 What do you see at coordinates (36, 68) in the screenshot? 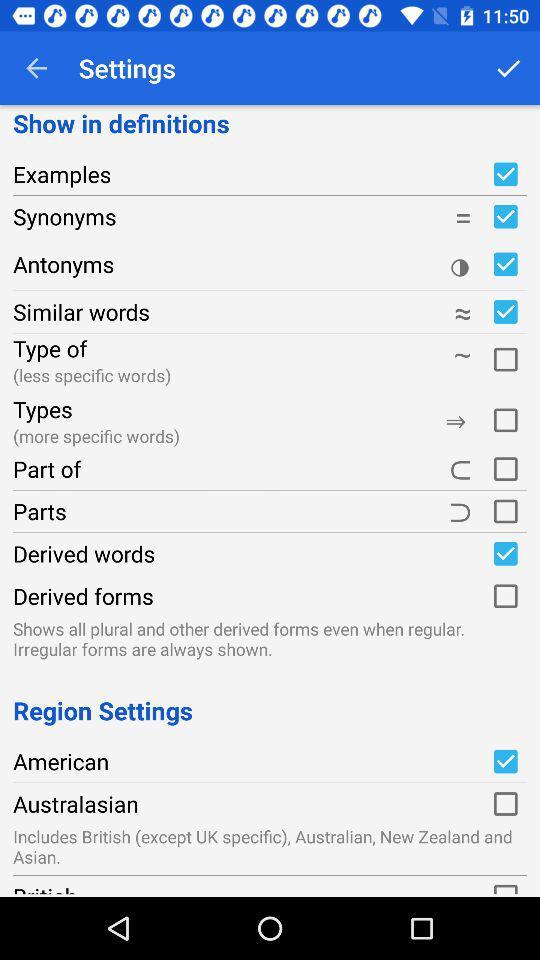
I see `icon to the left of settings app` at bounding box center [36, 68].